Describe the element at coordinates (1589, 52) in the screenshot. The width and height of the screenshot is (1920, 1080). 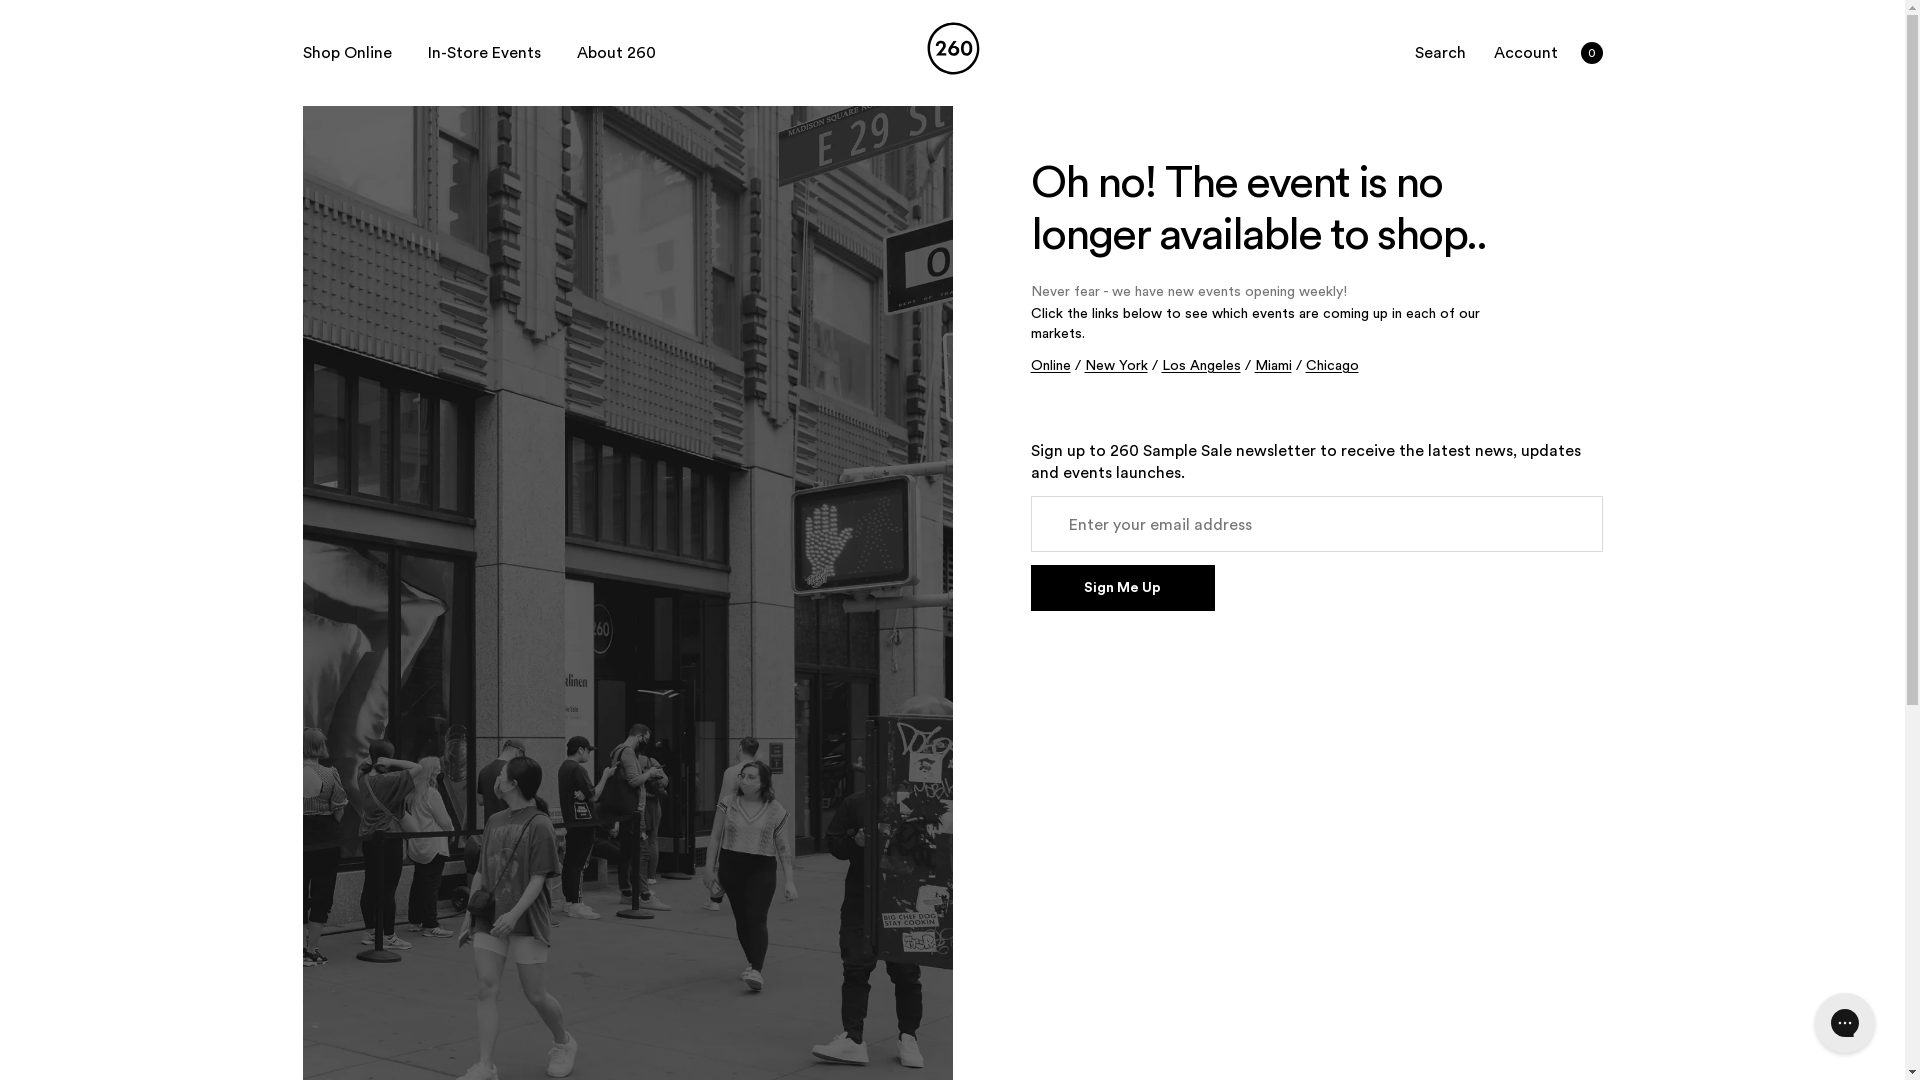
I see `'Shopping cart` at that location.